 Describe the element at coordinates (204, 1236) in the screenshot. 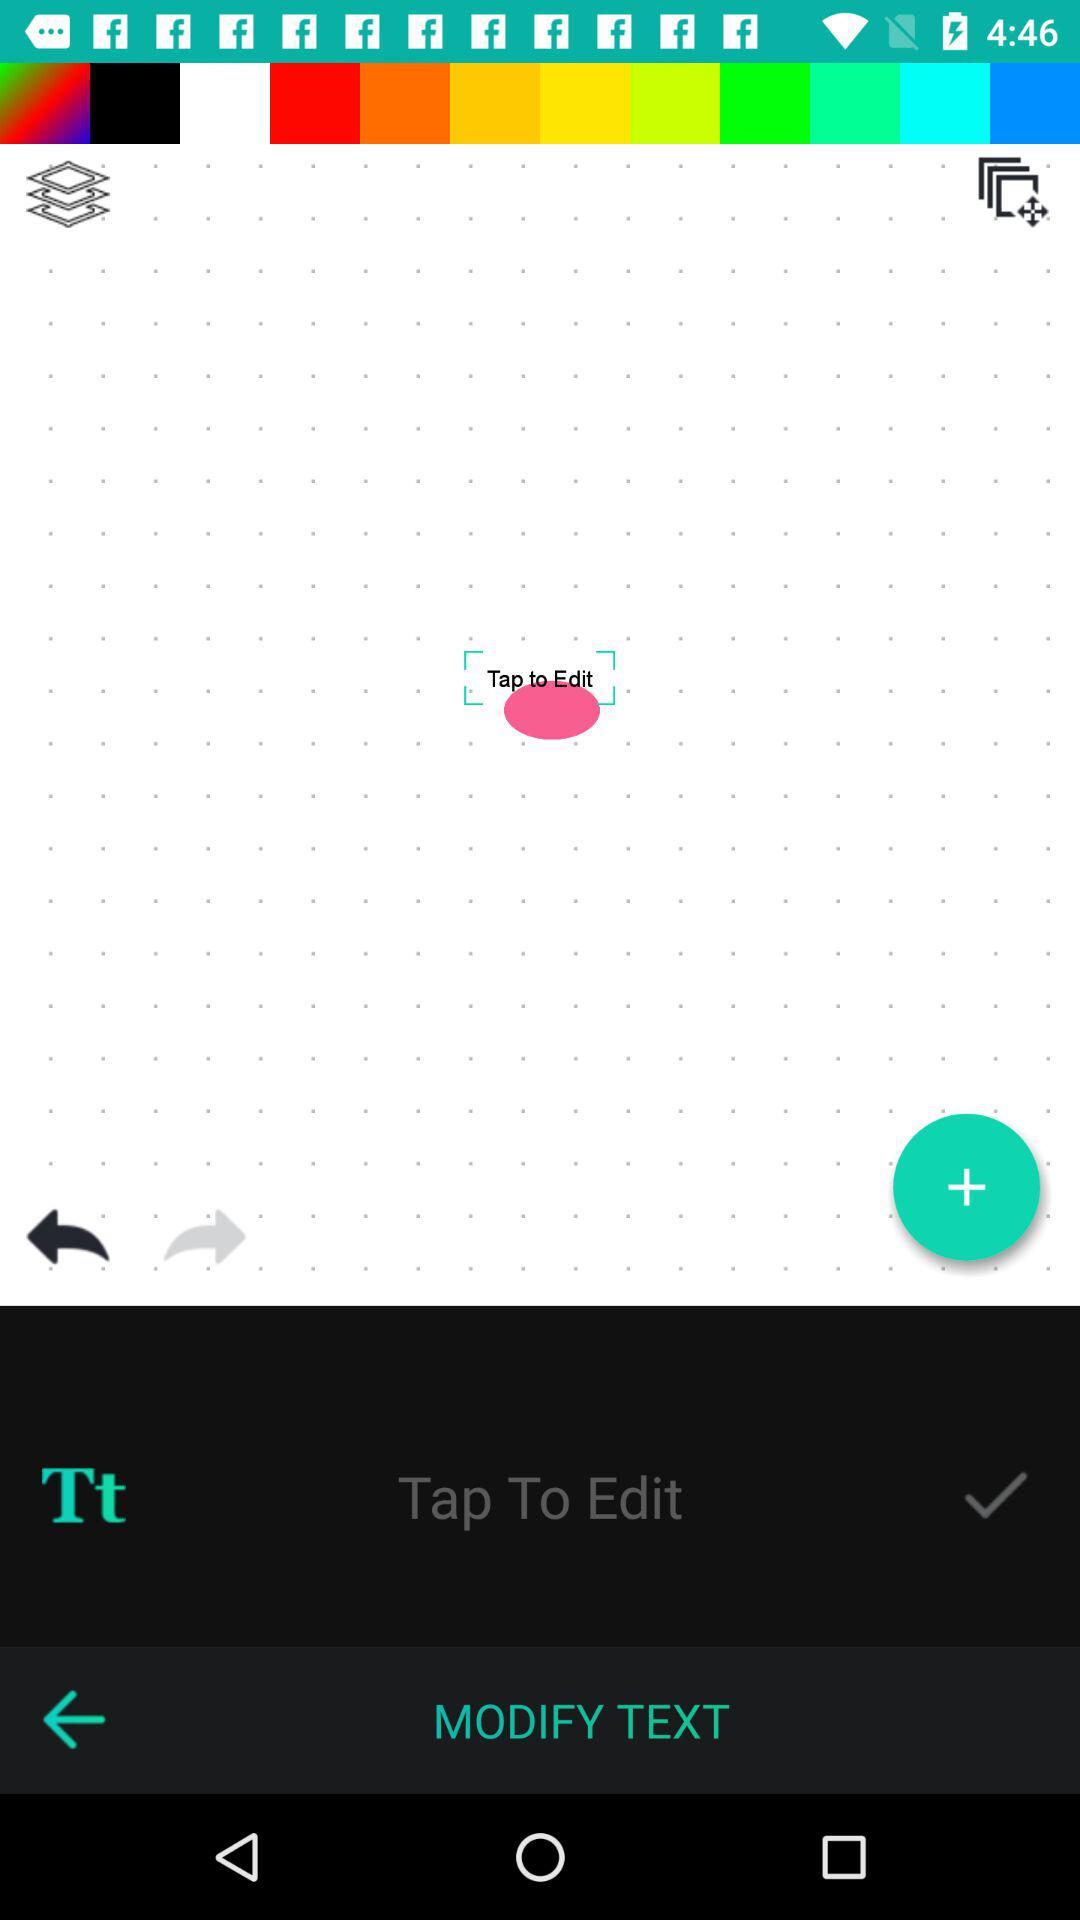

I see `redo edit` at that location.